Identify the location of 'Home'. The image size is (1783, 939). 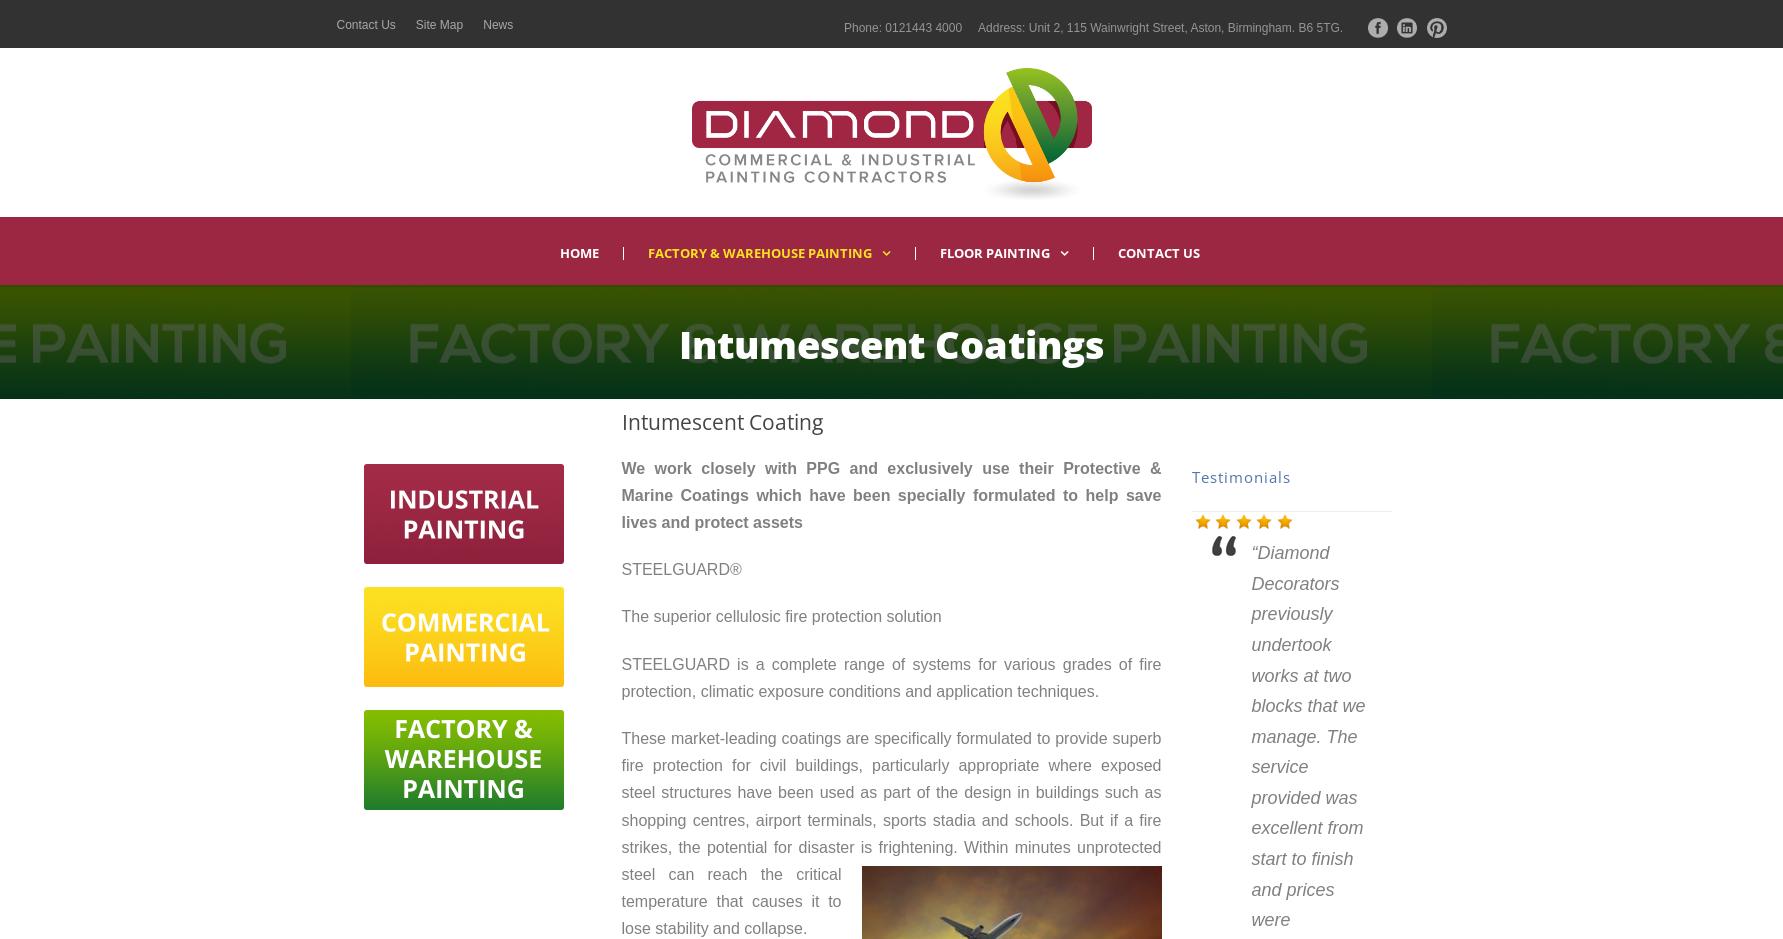
(577, 252).